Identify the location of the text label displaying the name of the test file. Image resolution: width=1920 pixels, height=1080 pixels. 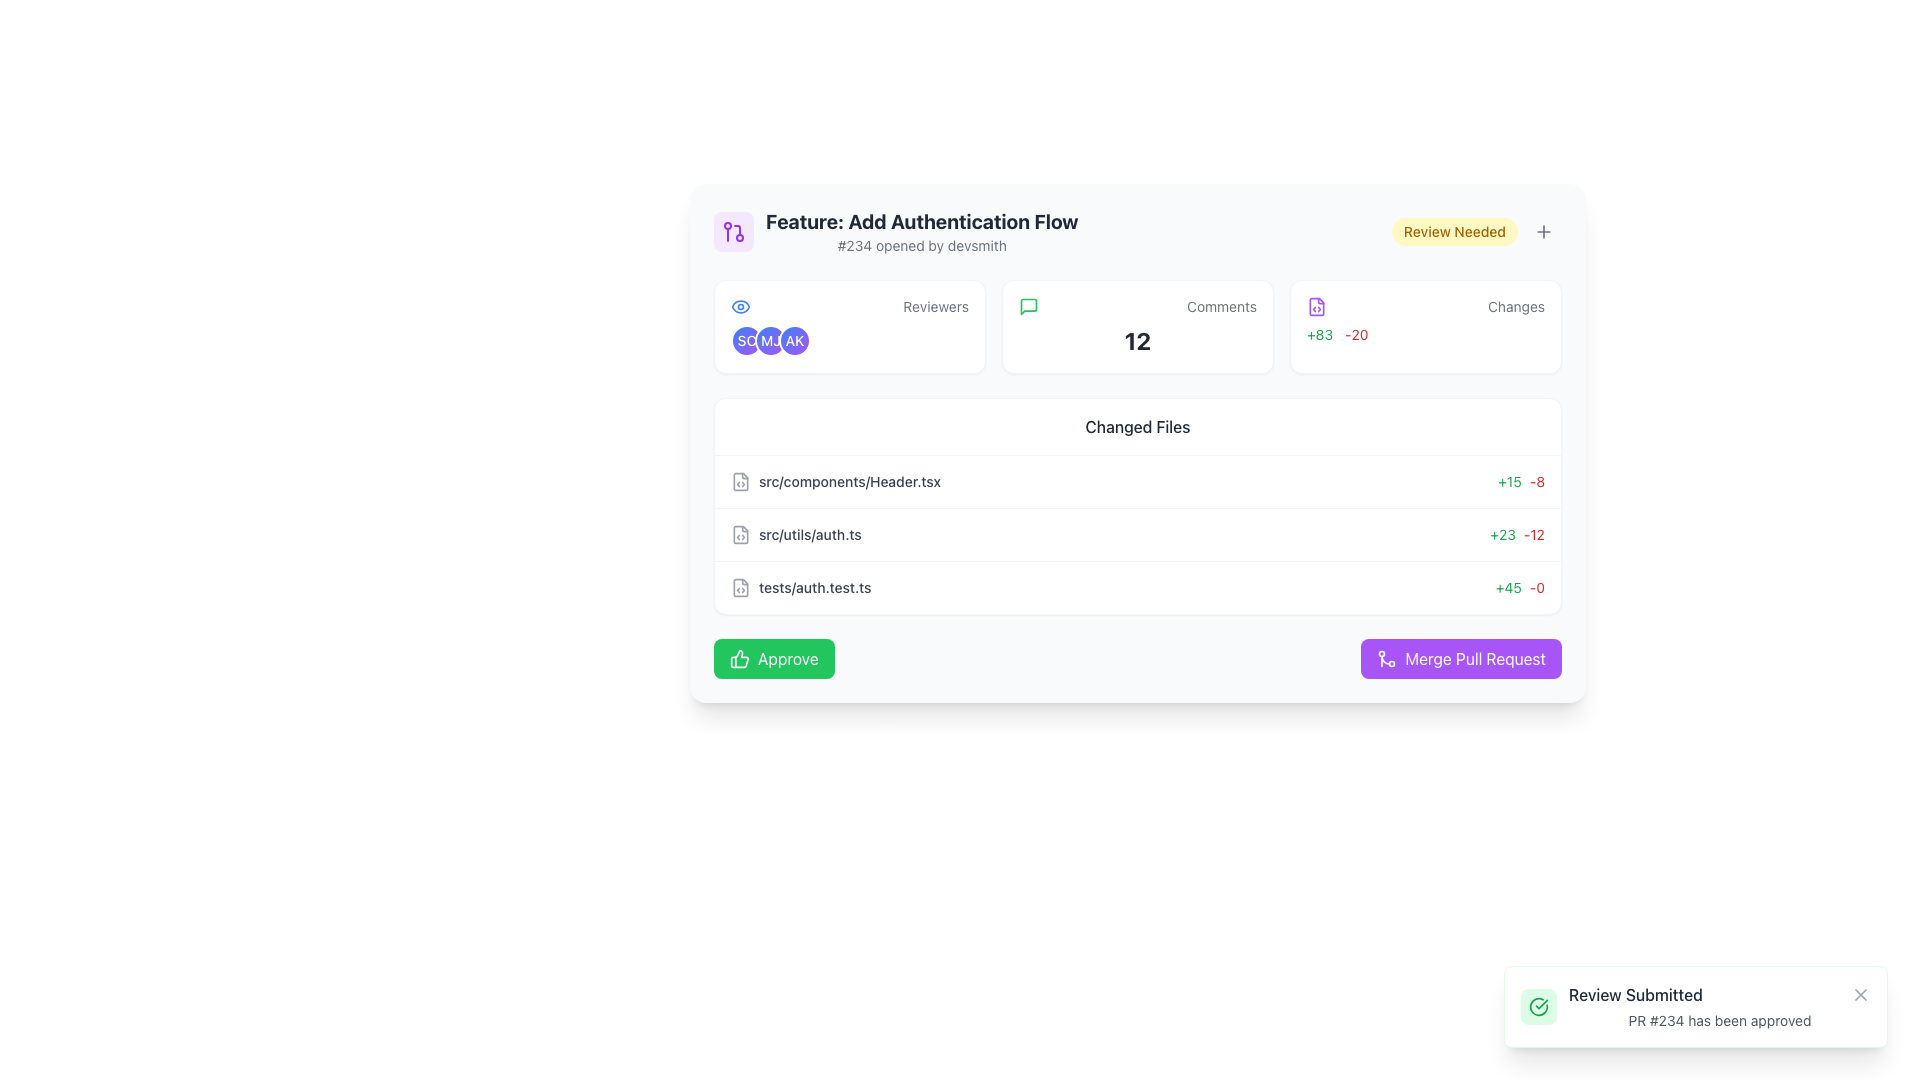
(801, 586).